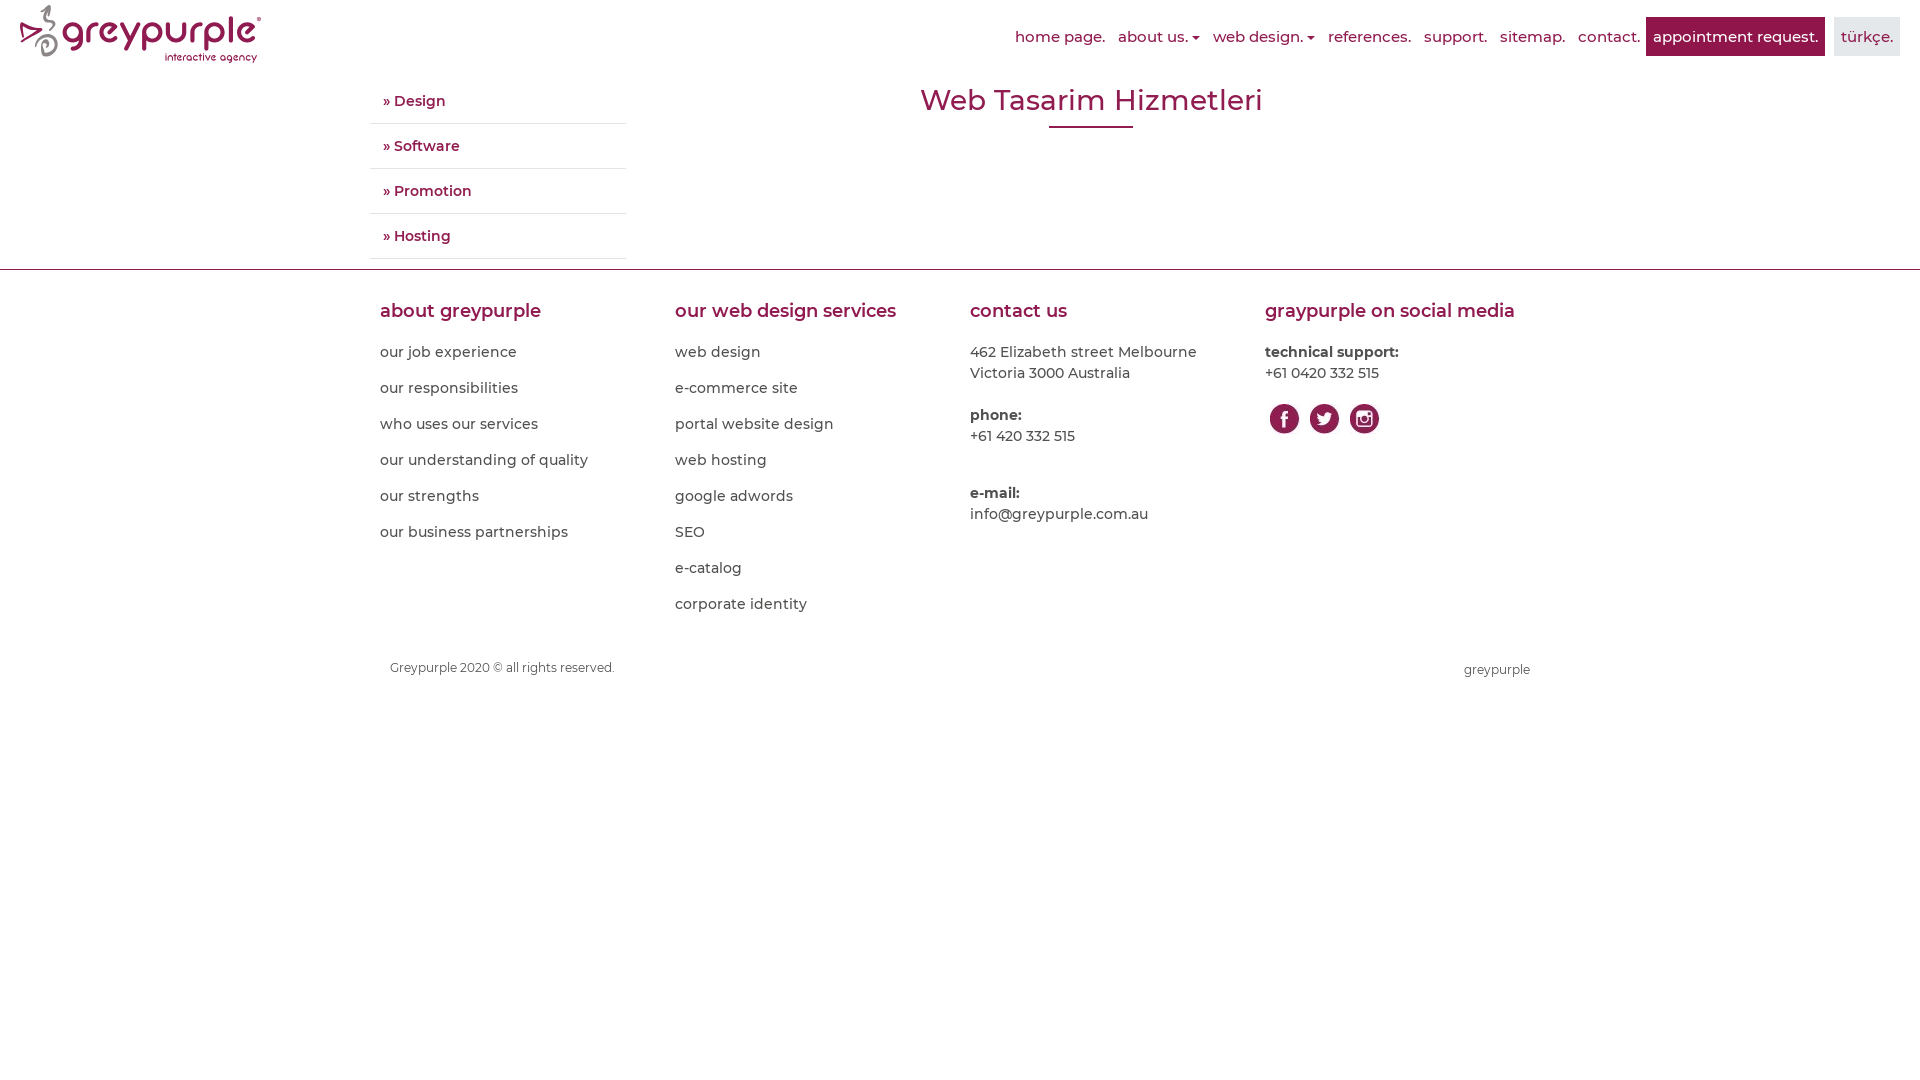 The height and width of the screenshot is (1080, 1920). Describe the element at coordinates (675, 311) in the screenshot. I see `'our web design services'` at that location.